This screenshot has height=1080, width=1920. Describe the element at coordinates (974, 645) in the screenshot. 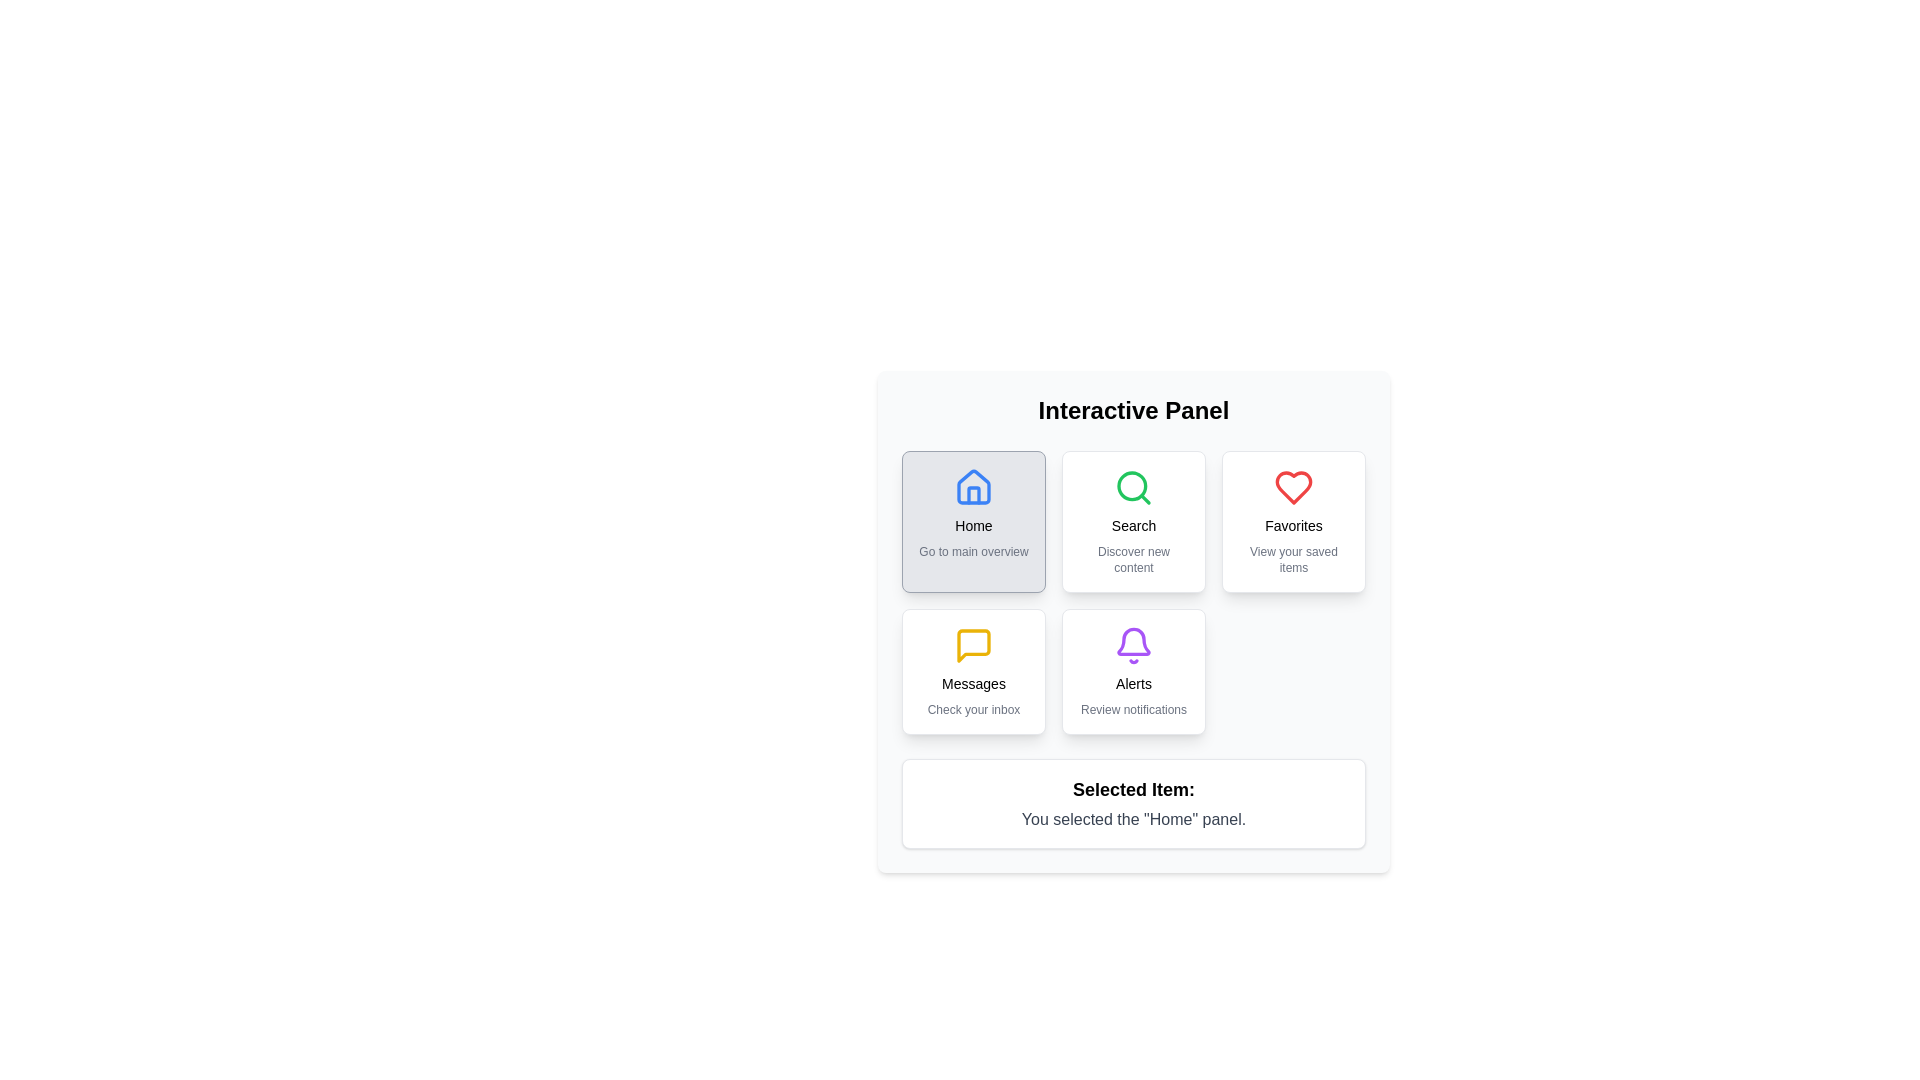

I see `the Messages icon located centrally within the Messages card at the bottom-left of the interactive panel grid` at that location.